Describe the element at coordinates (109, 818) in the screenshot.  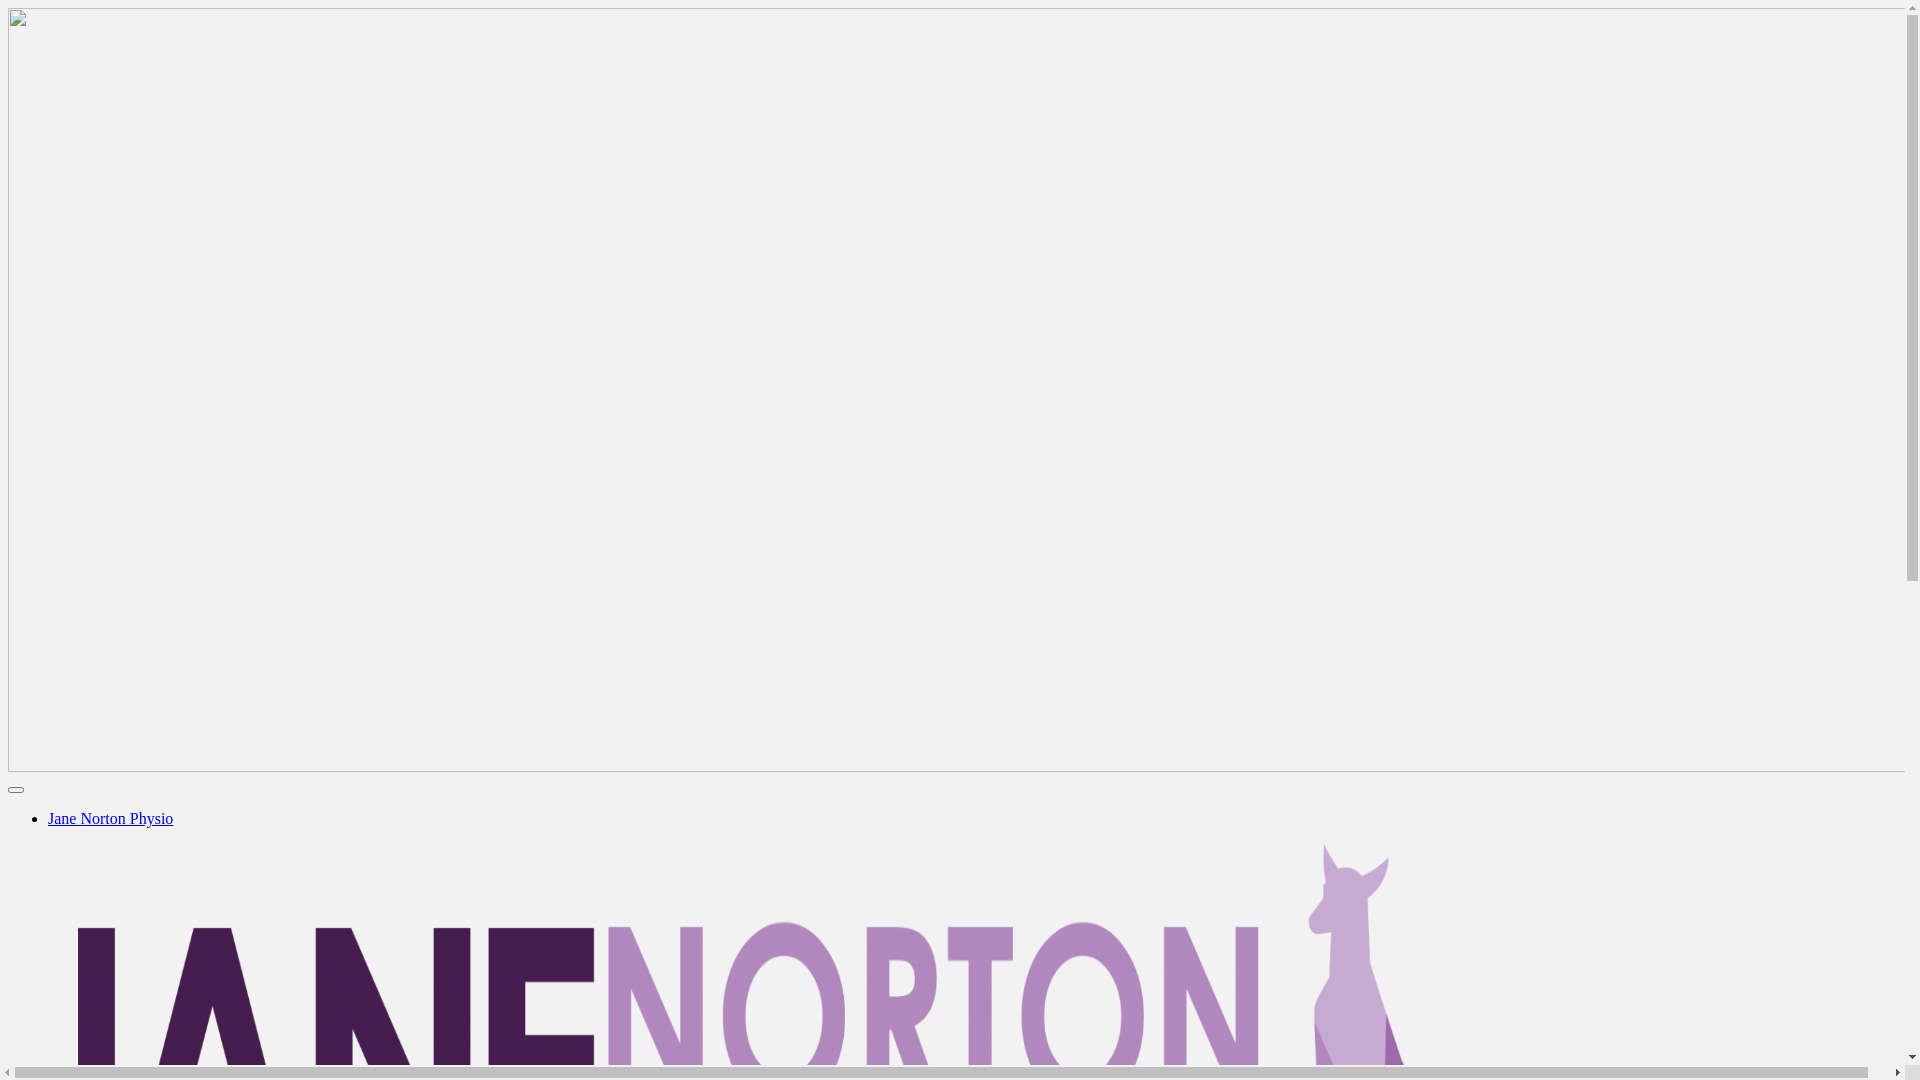
I see `'Jane Norton Physio'` at that location.